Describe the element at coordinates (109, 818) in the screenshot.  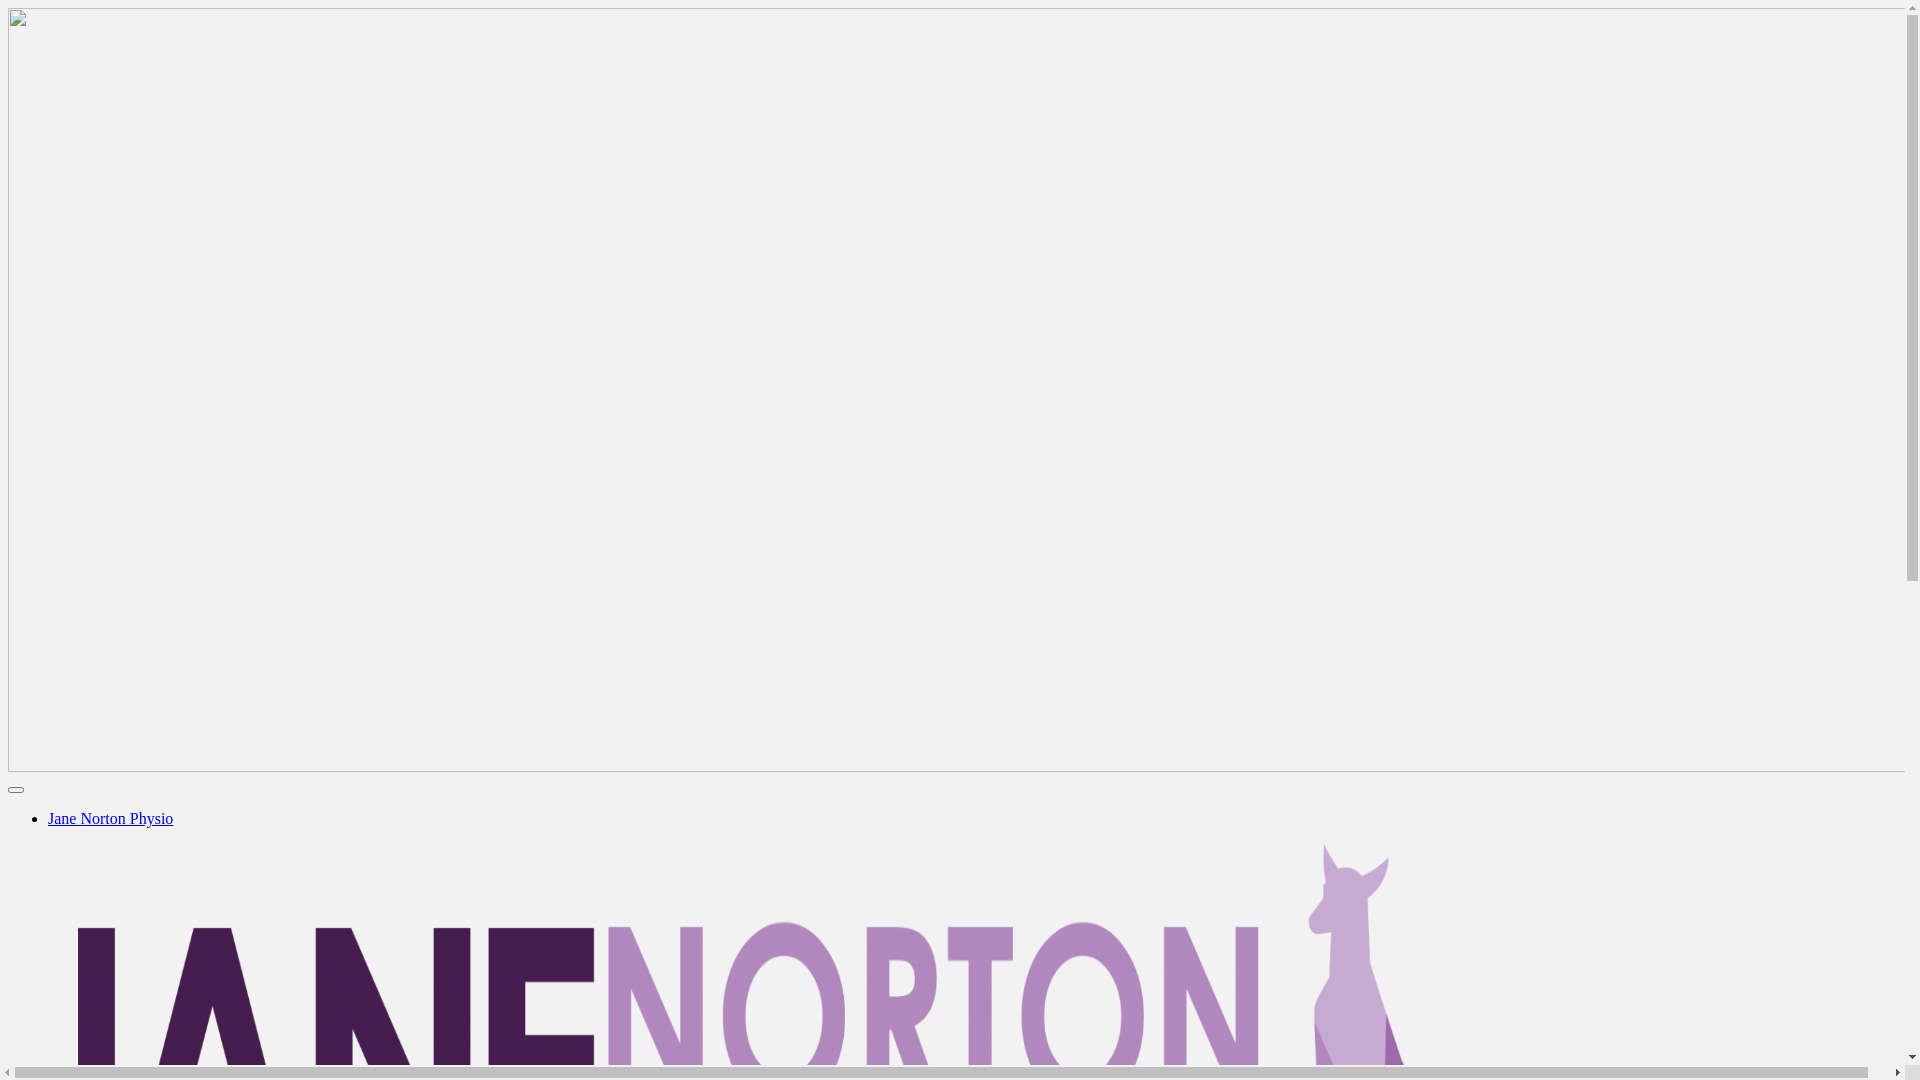
I see `'Jane Norton Physio'` at that location.